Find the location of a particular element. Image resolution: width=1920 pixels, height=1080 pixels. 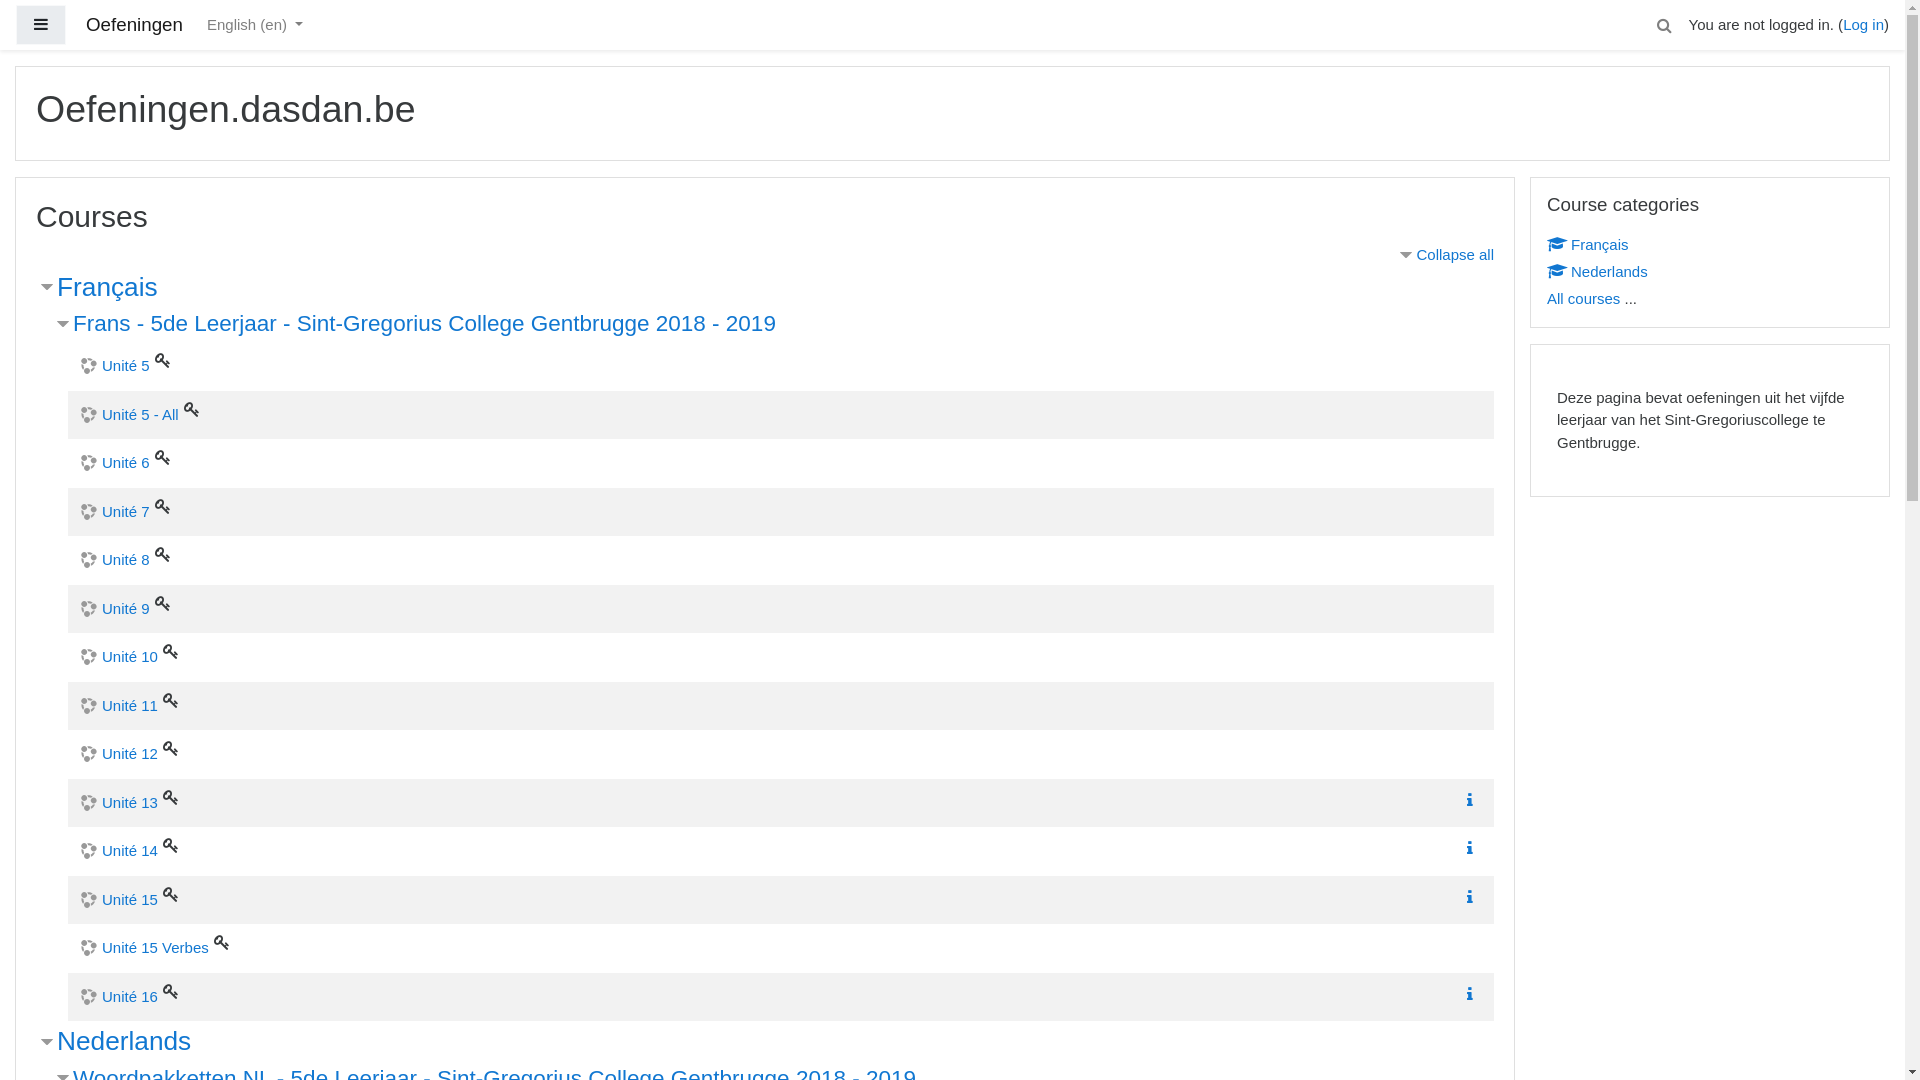

'Log in' is located at coordinates (1842, 24).